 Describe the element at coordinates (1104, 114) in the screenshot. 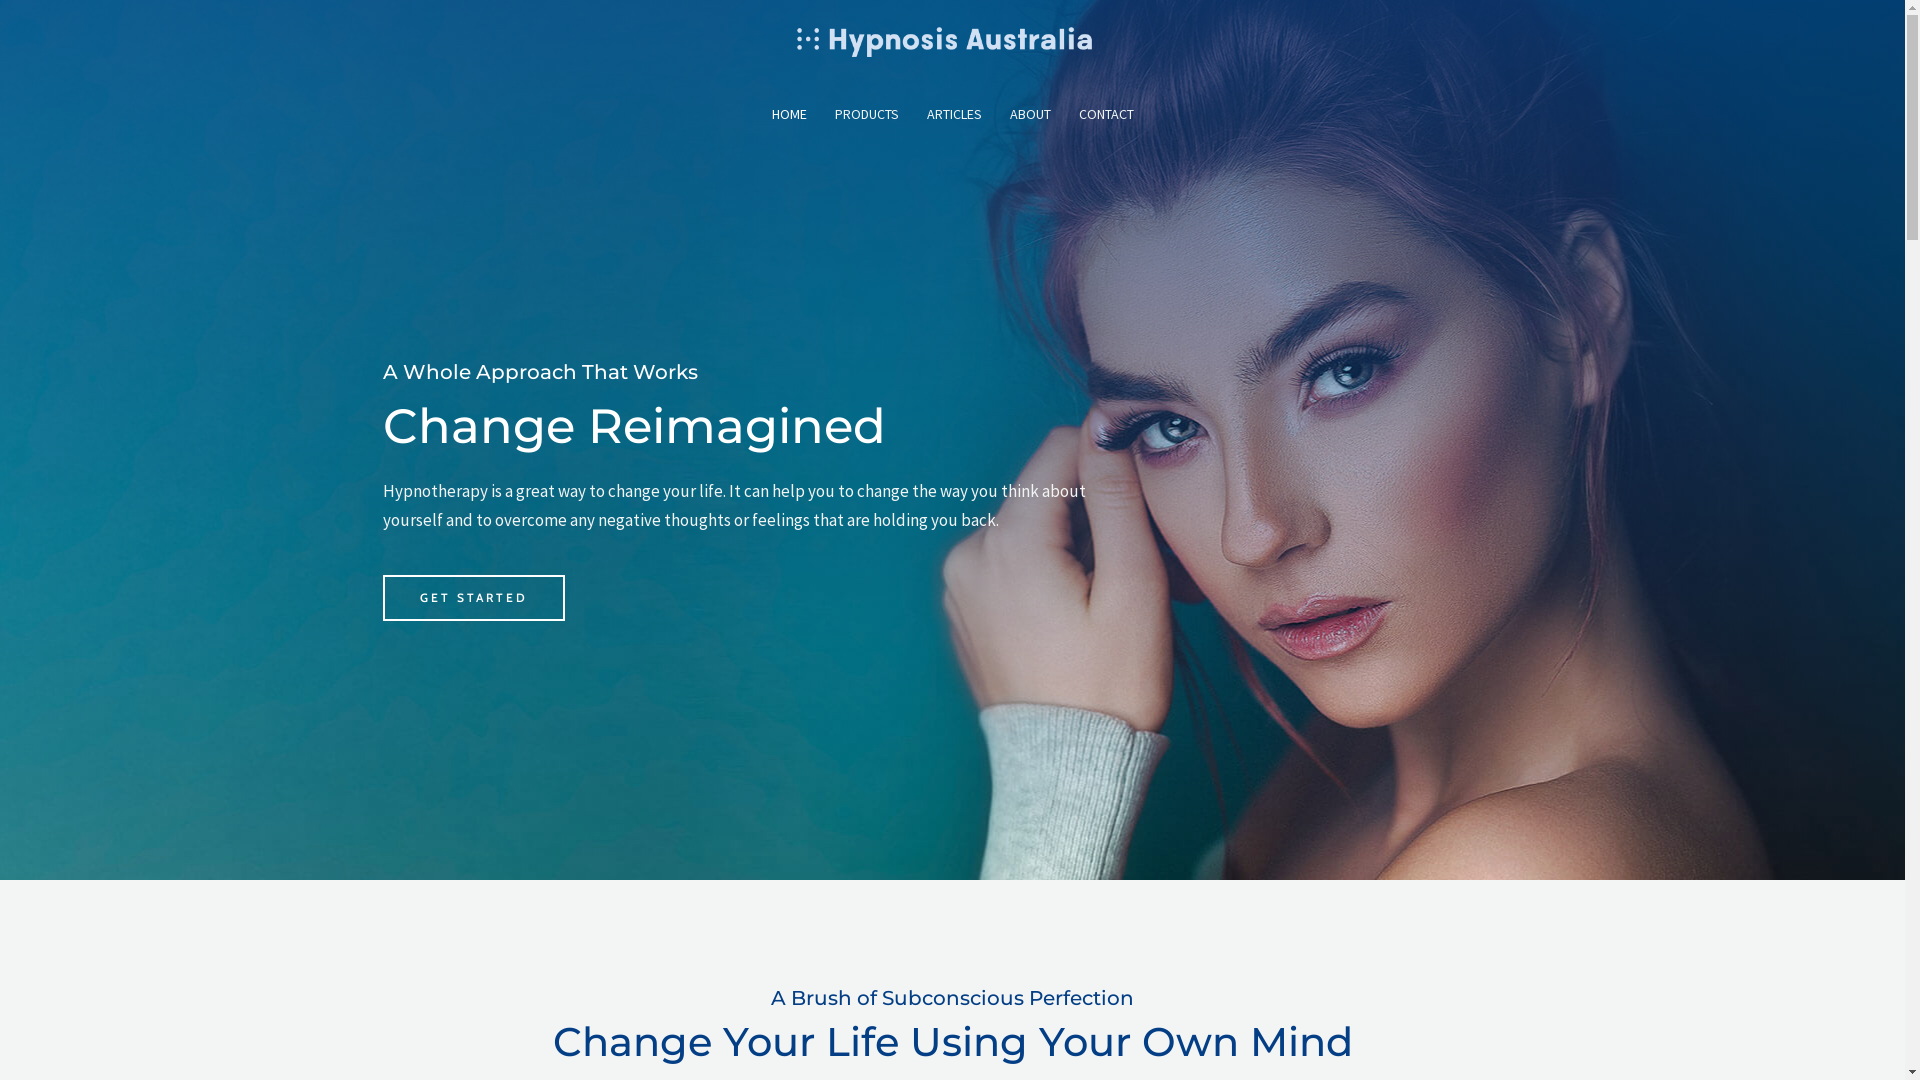

I see `'CONTACT'` at that location.